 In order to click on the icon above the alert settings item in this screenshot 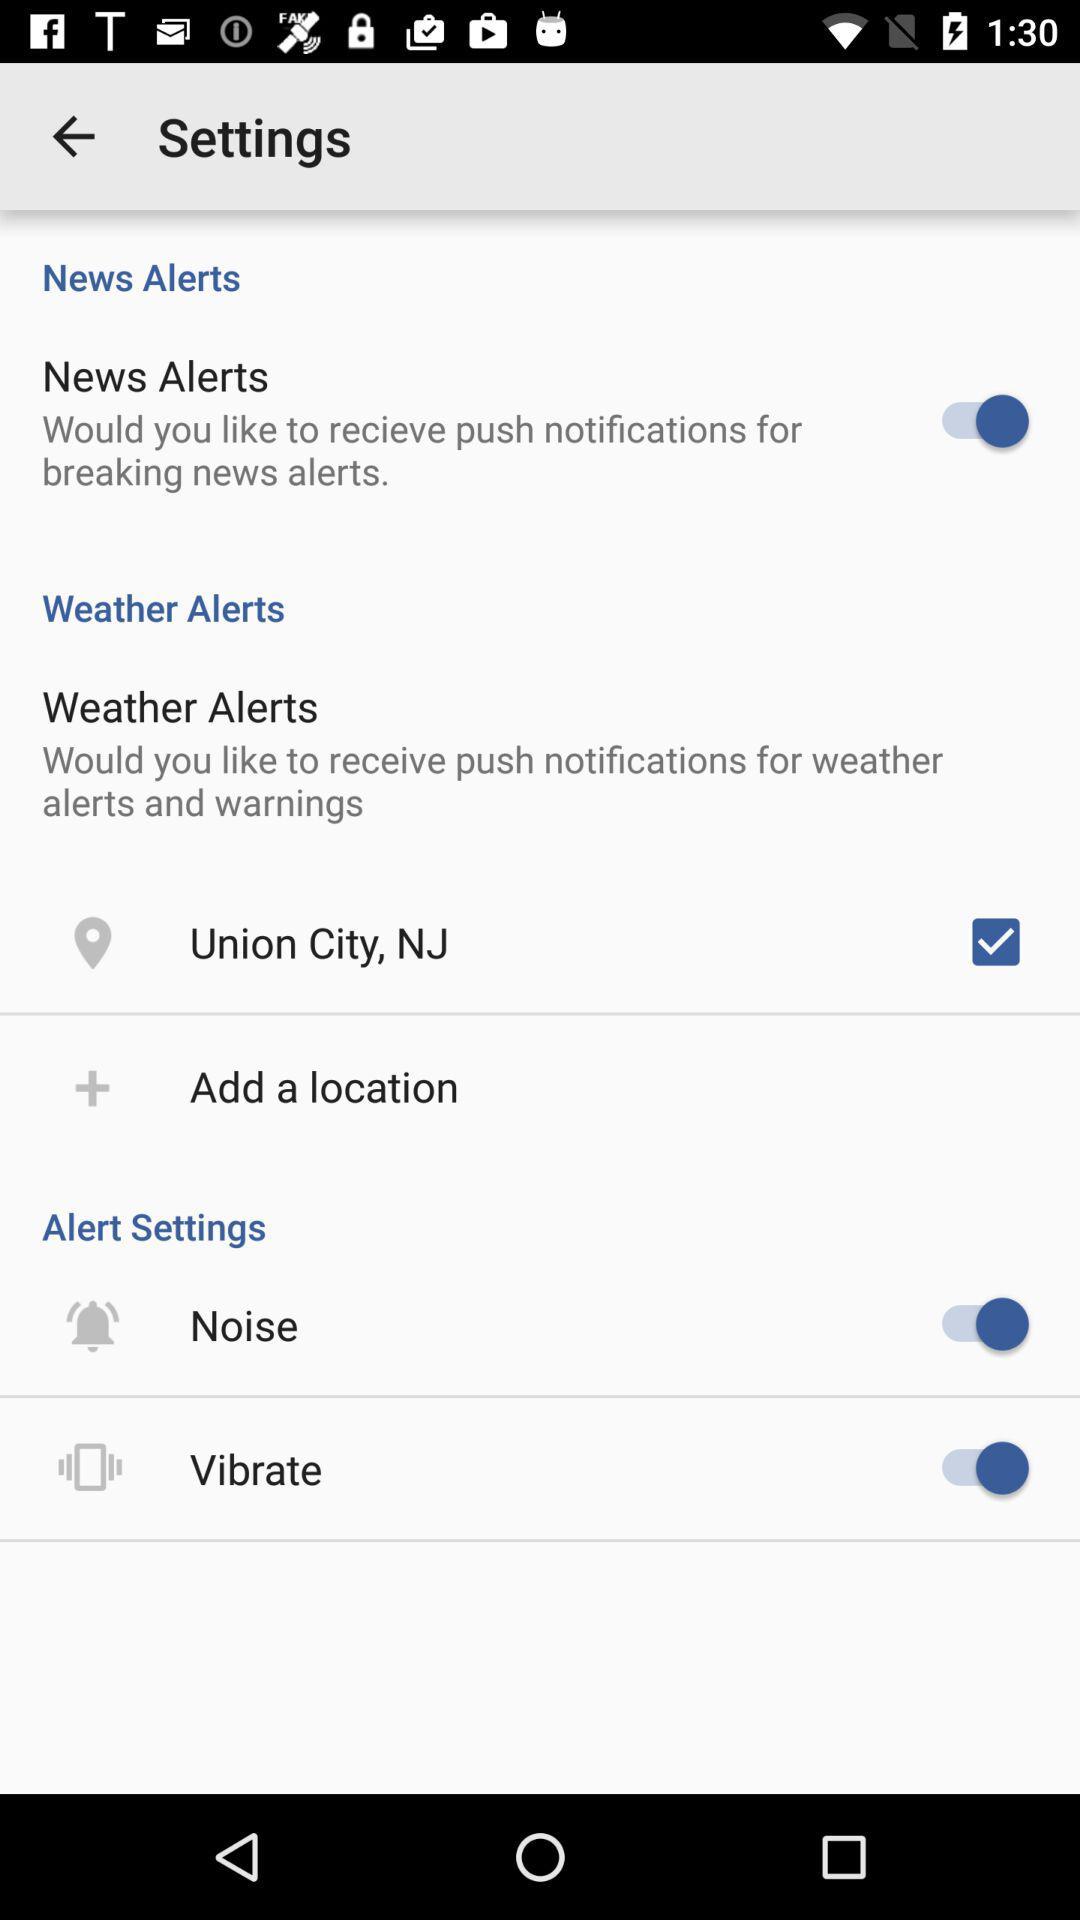, I will do `click(995, 940)`.